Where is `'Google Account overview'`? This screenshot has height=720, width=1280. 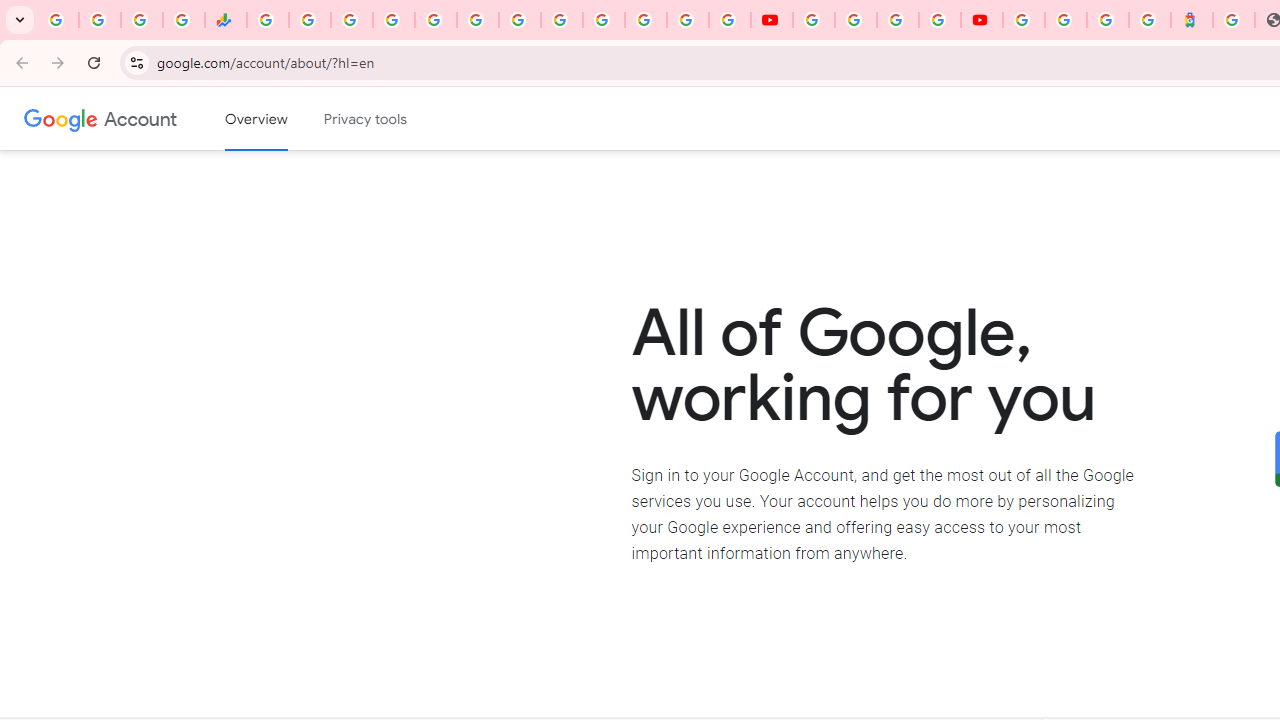
'Google Account overview' is located at coordinates (255, 119).